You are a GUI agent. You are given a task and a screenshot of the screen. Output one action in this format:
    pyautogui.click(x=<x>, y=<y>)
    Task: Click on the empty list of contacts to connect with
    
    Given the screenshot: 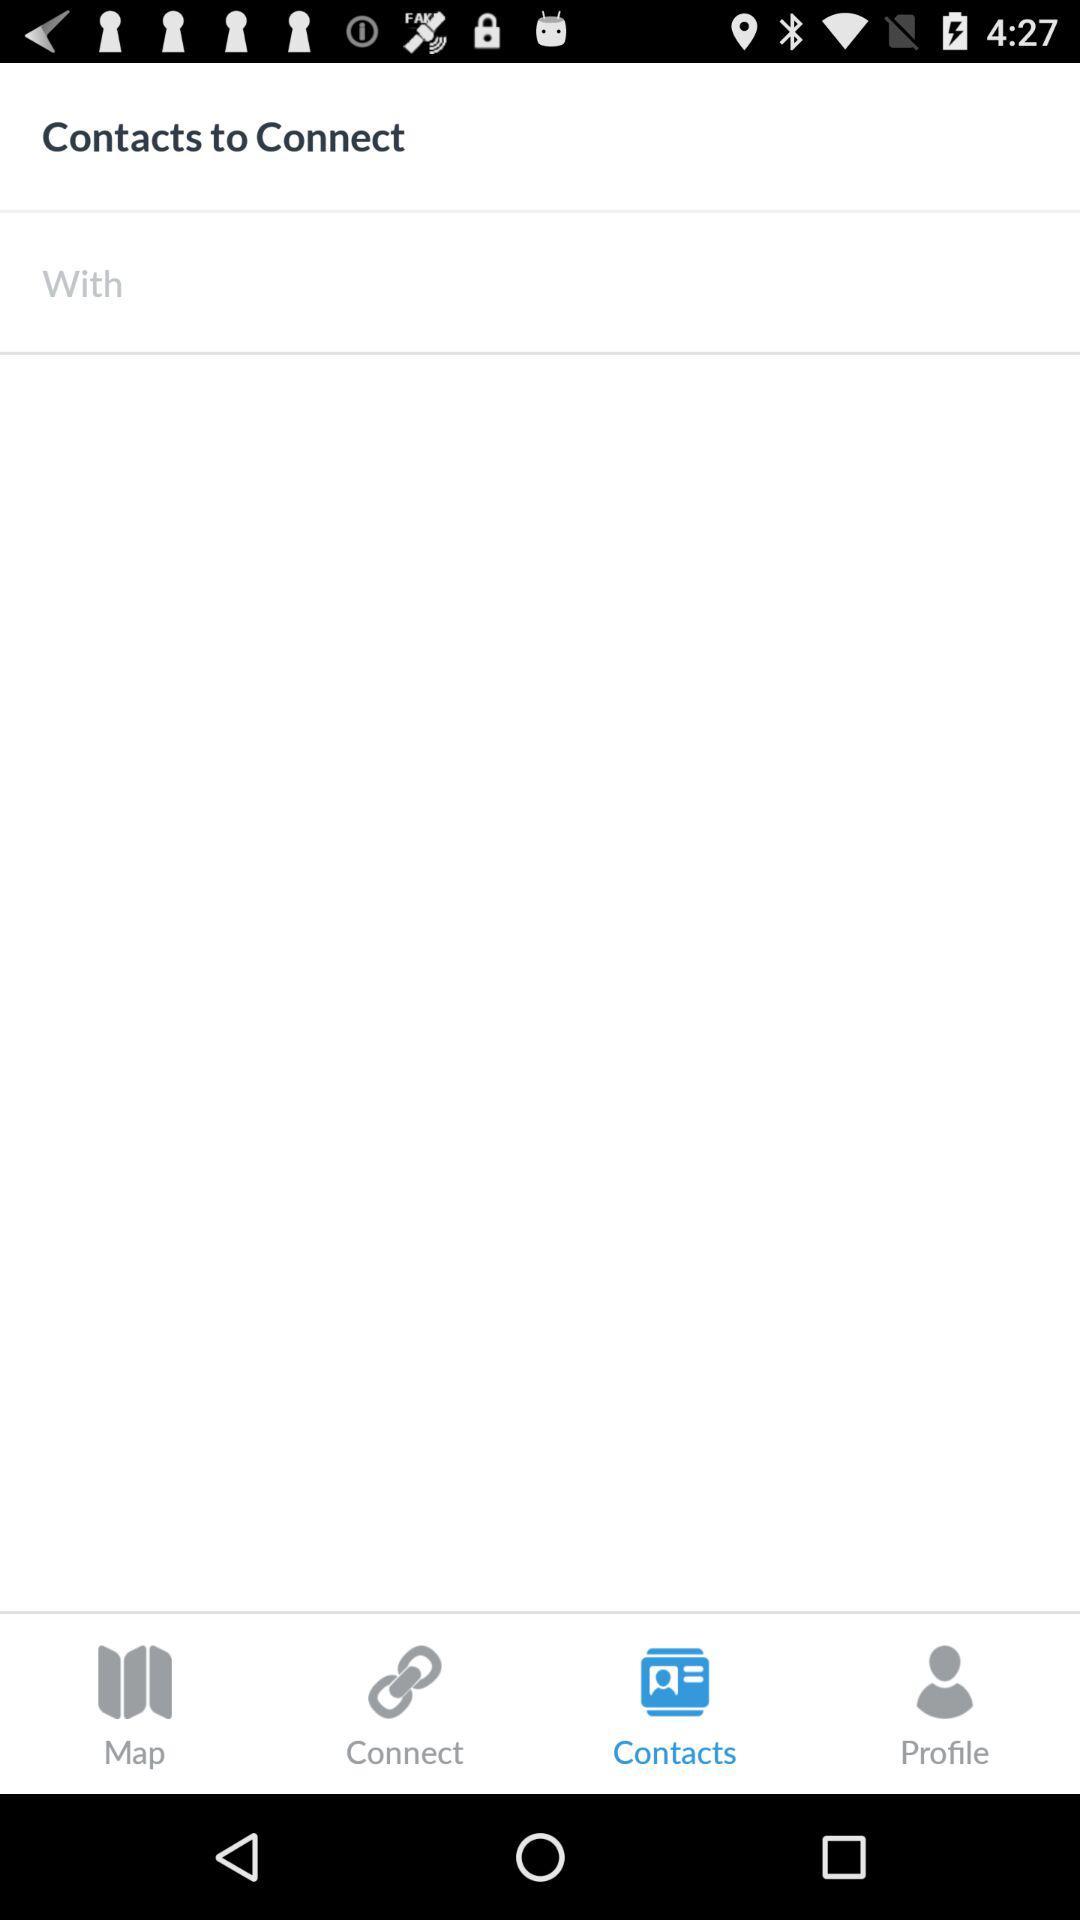 What is the action you would take?
    pyautogui.click(x=540, y=982)
    